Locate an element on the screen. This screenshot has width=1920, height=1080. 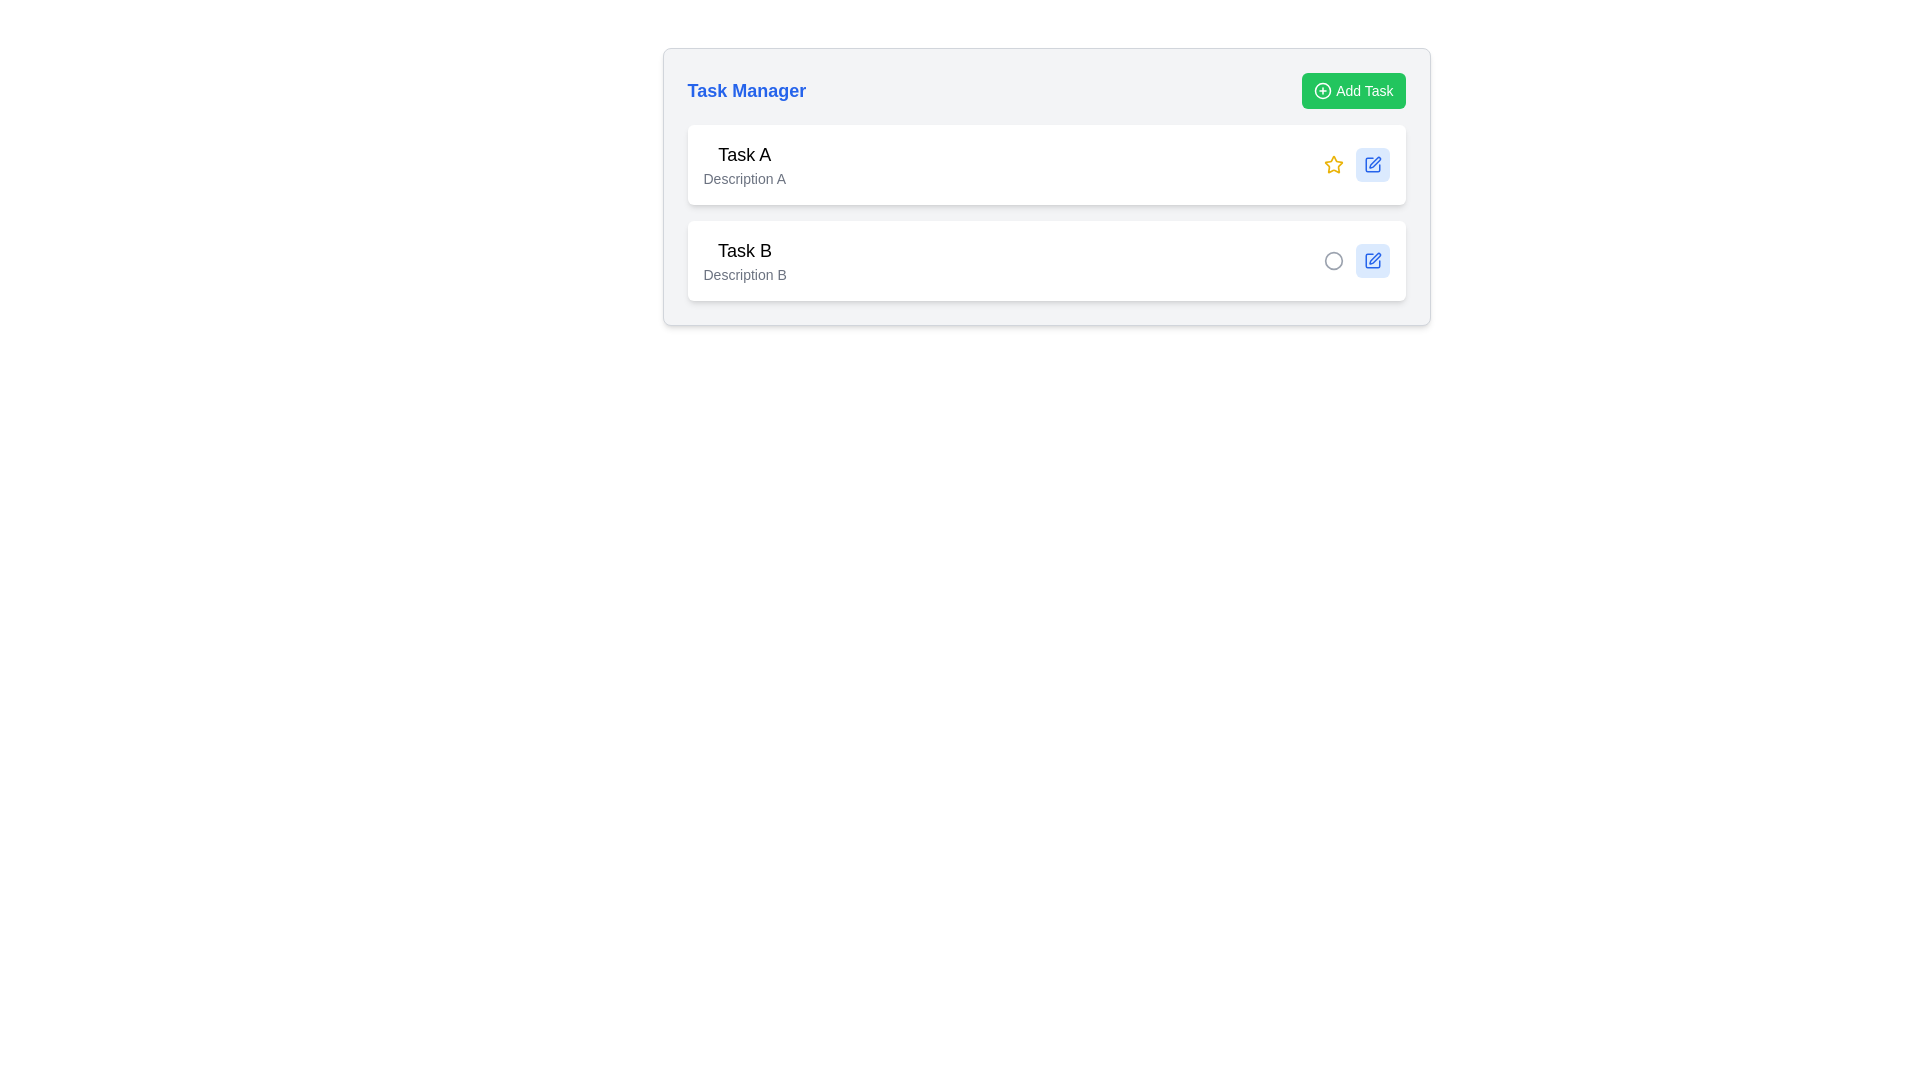
the star icon in the task card labeled 'Task A - Description A' is located at coordinates (1356, 164).